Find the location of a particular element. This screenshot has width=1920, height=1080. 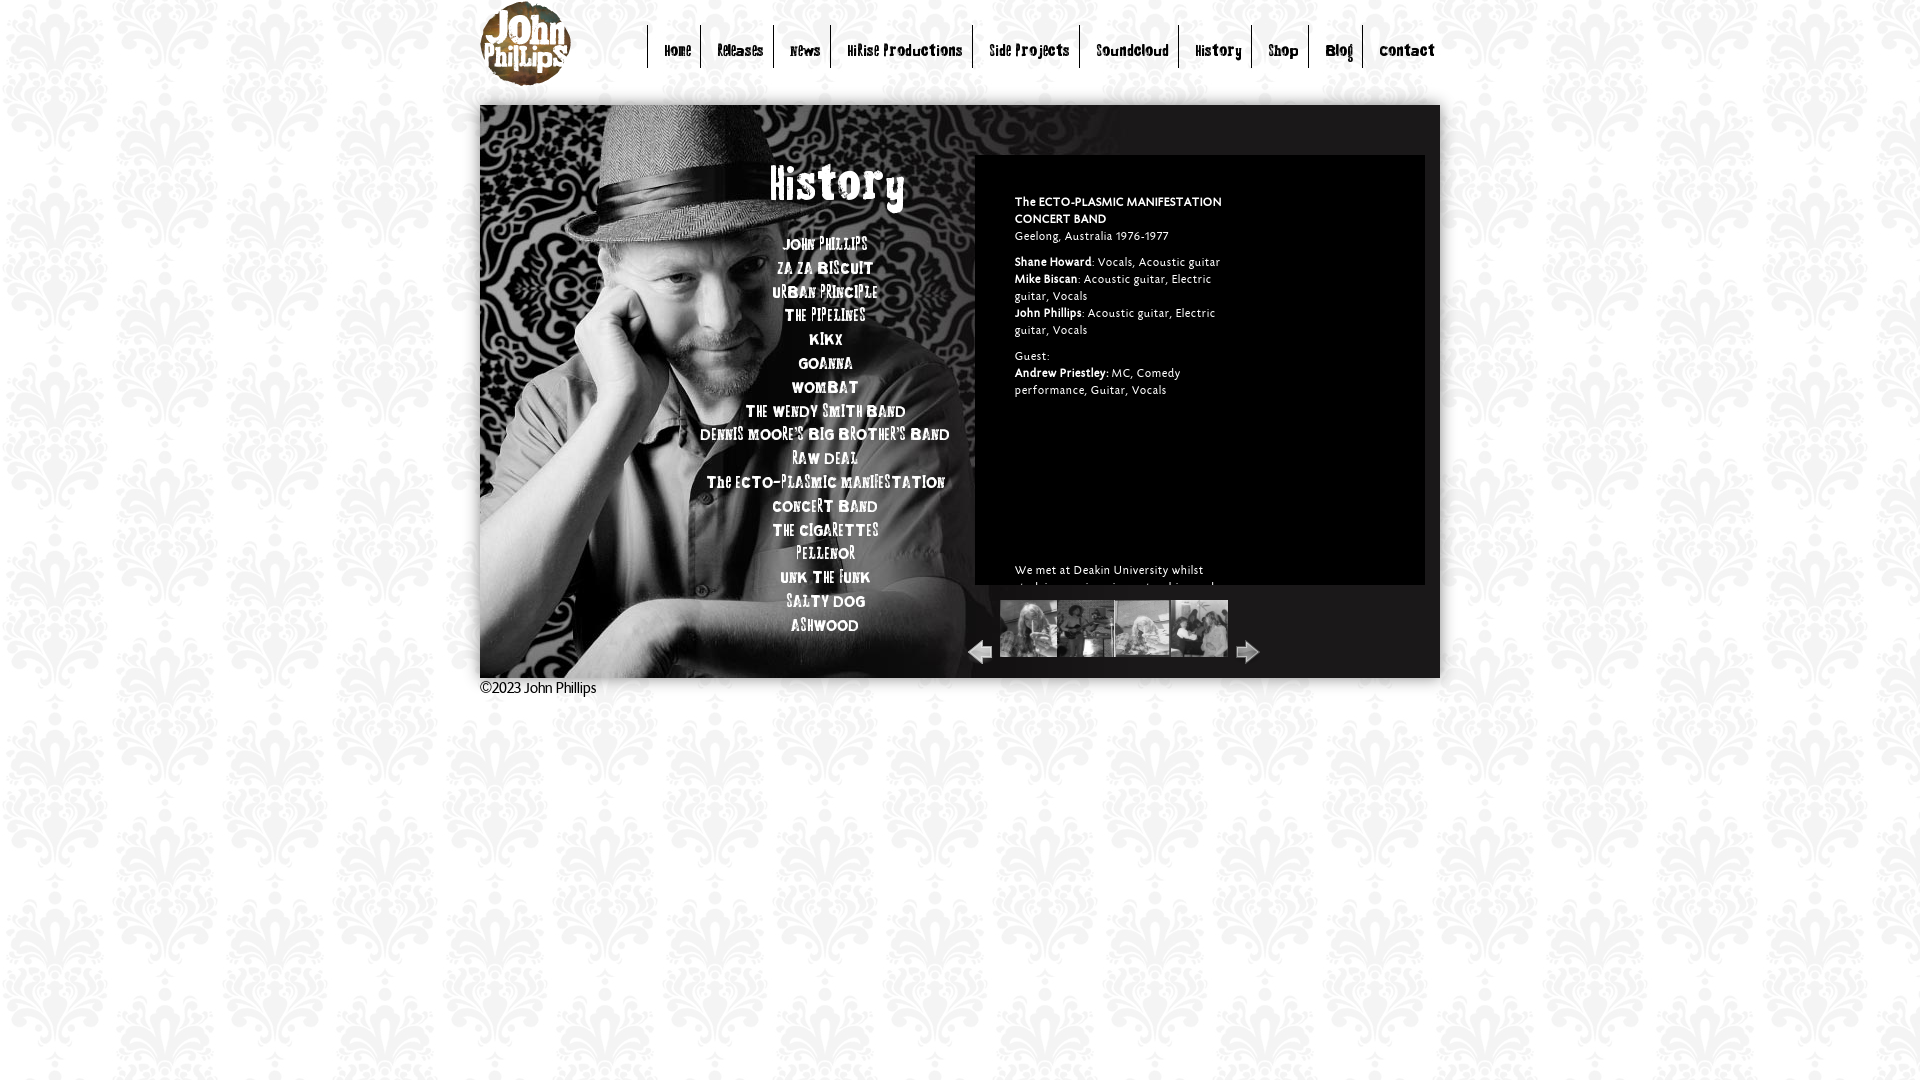

'Releases' is located at coordinates (739, 51).